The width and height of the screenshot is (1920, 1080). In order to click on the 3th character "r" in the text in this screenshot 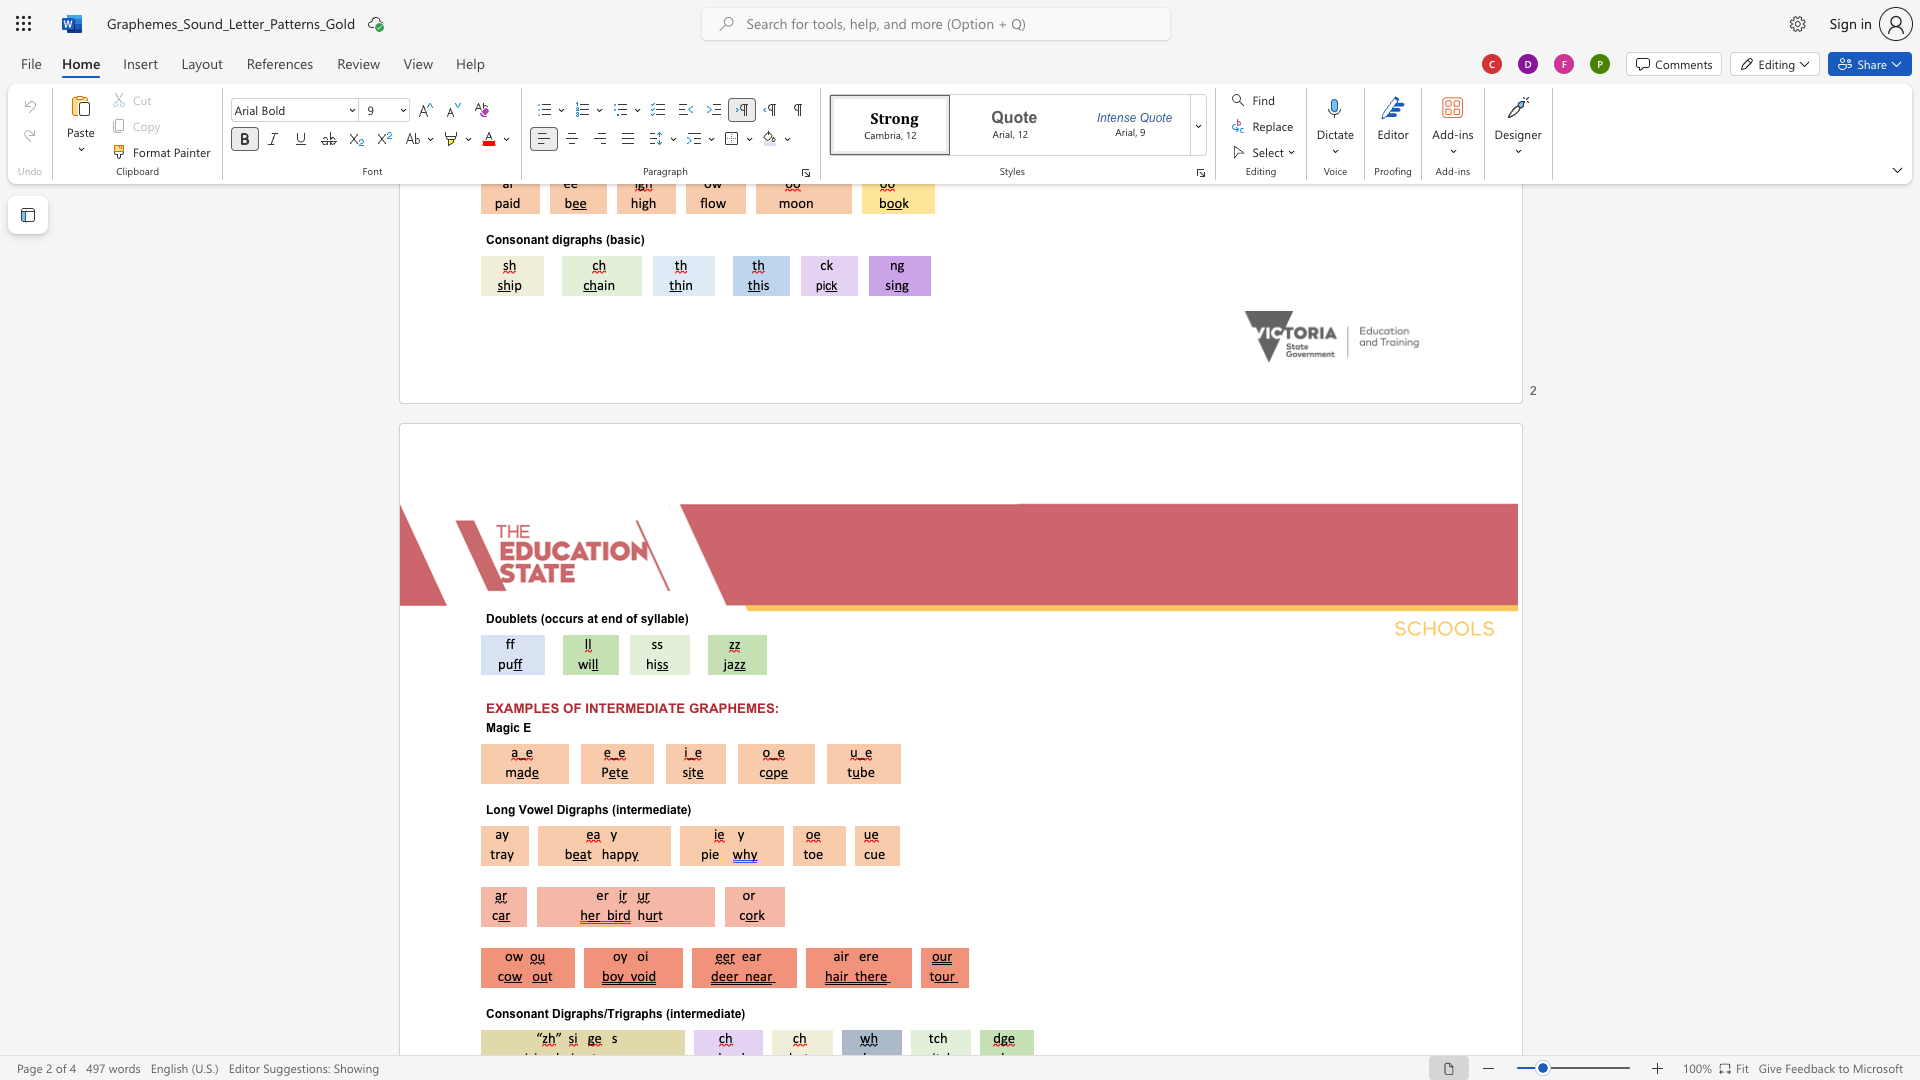, I will do `click(631, 1013)`.